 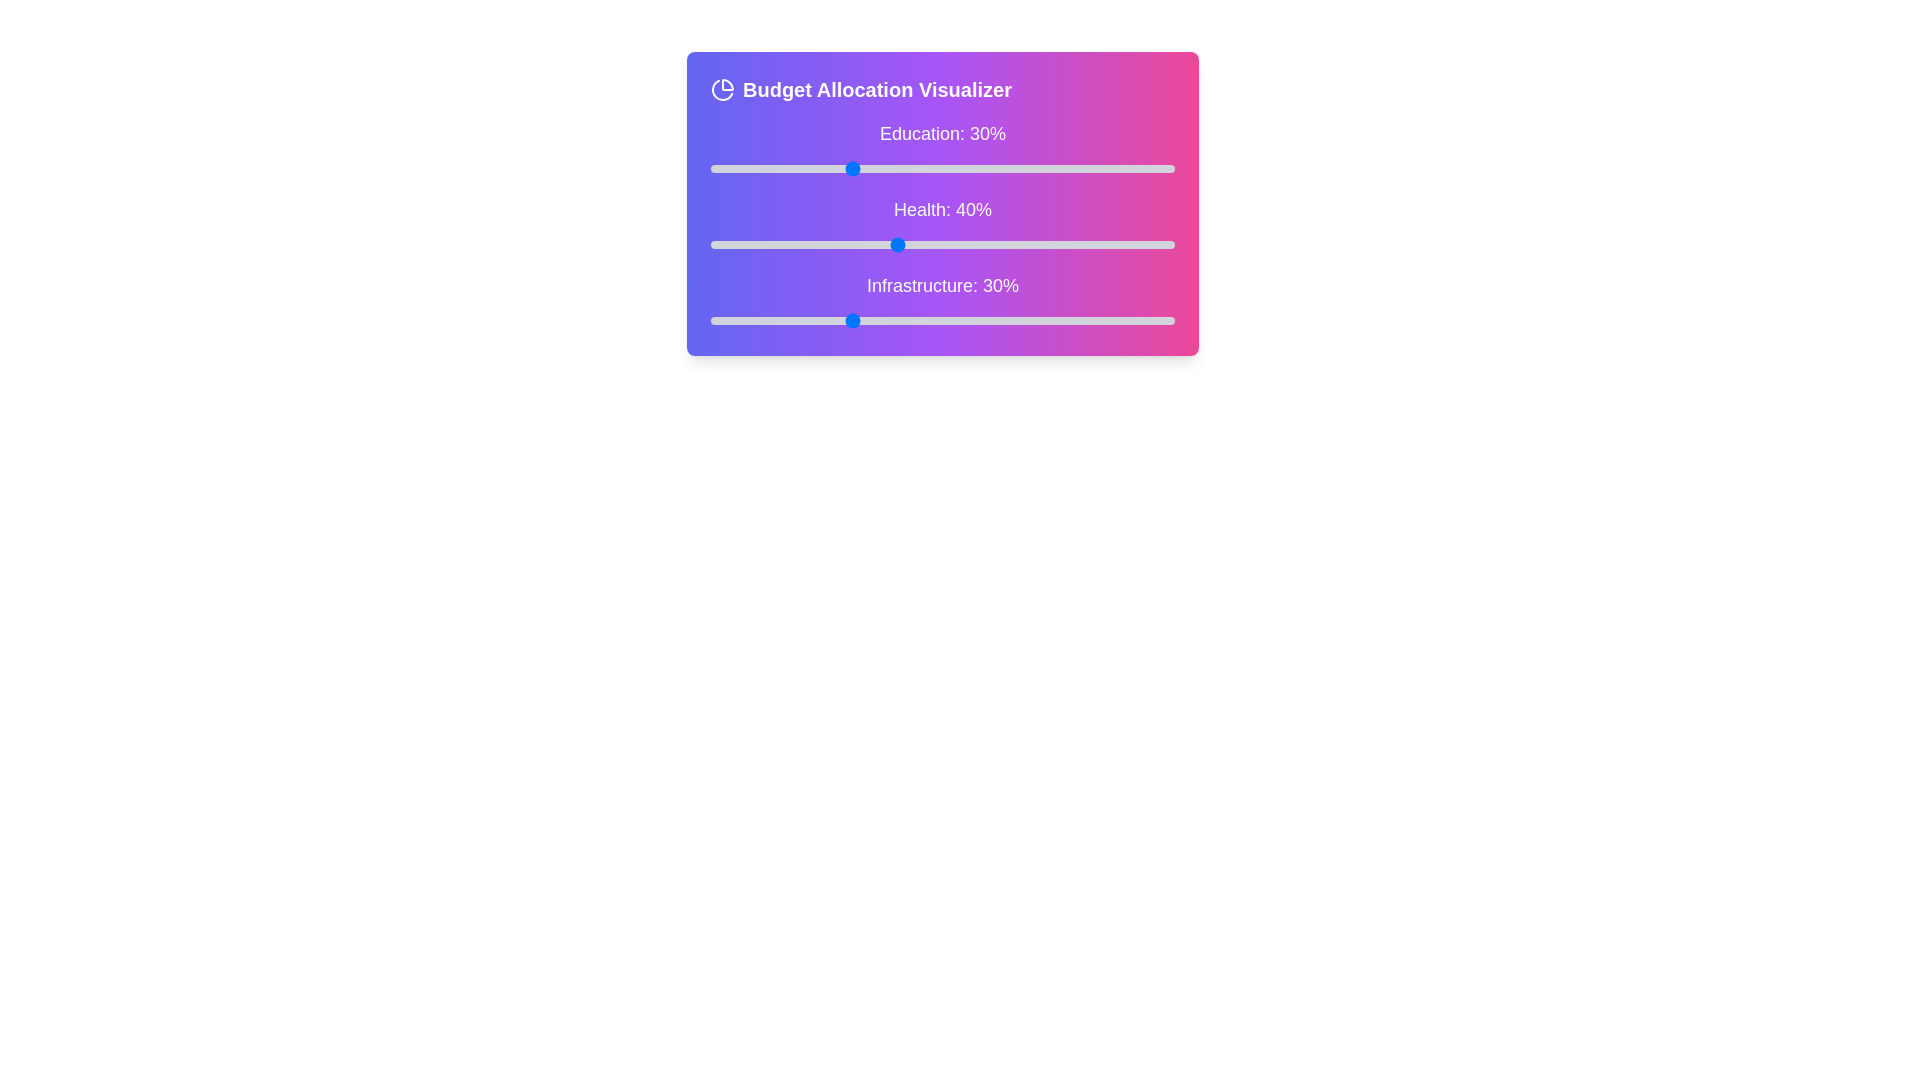 I want to click on 'Infrastructure' percentage, so click(x=932, y=319).